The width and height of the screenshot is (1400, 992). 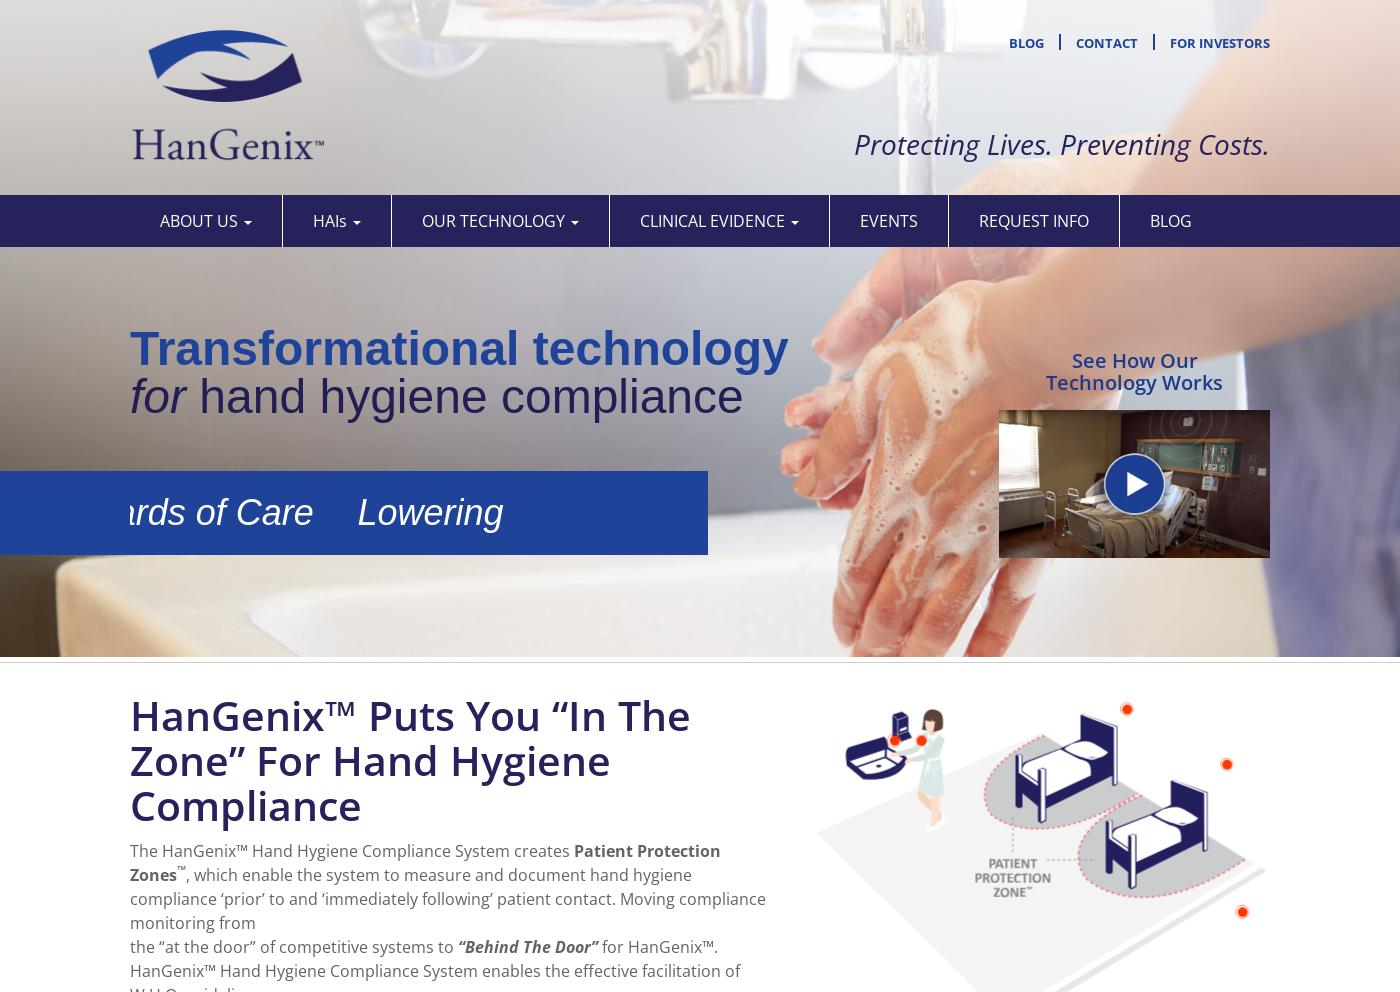 What do you see at coordinates (495, 221) in the screenshot?
I see `'OUR TECHNOLOGY'` at bounding box center [495, 221].